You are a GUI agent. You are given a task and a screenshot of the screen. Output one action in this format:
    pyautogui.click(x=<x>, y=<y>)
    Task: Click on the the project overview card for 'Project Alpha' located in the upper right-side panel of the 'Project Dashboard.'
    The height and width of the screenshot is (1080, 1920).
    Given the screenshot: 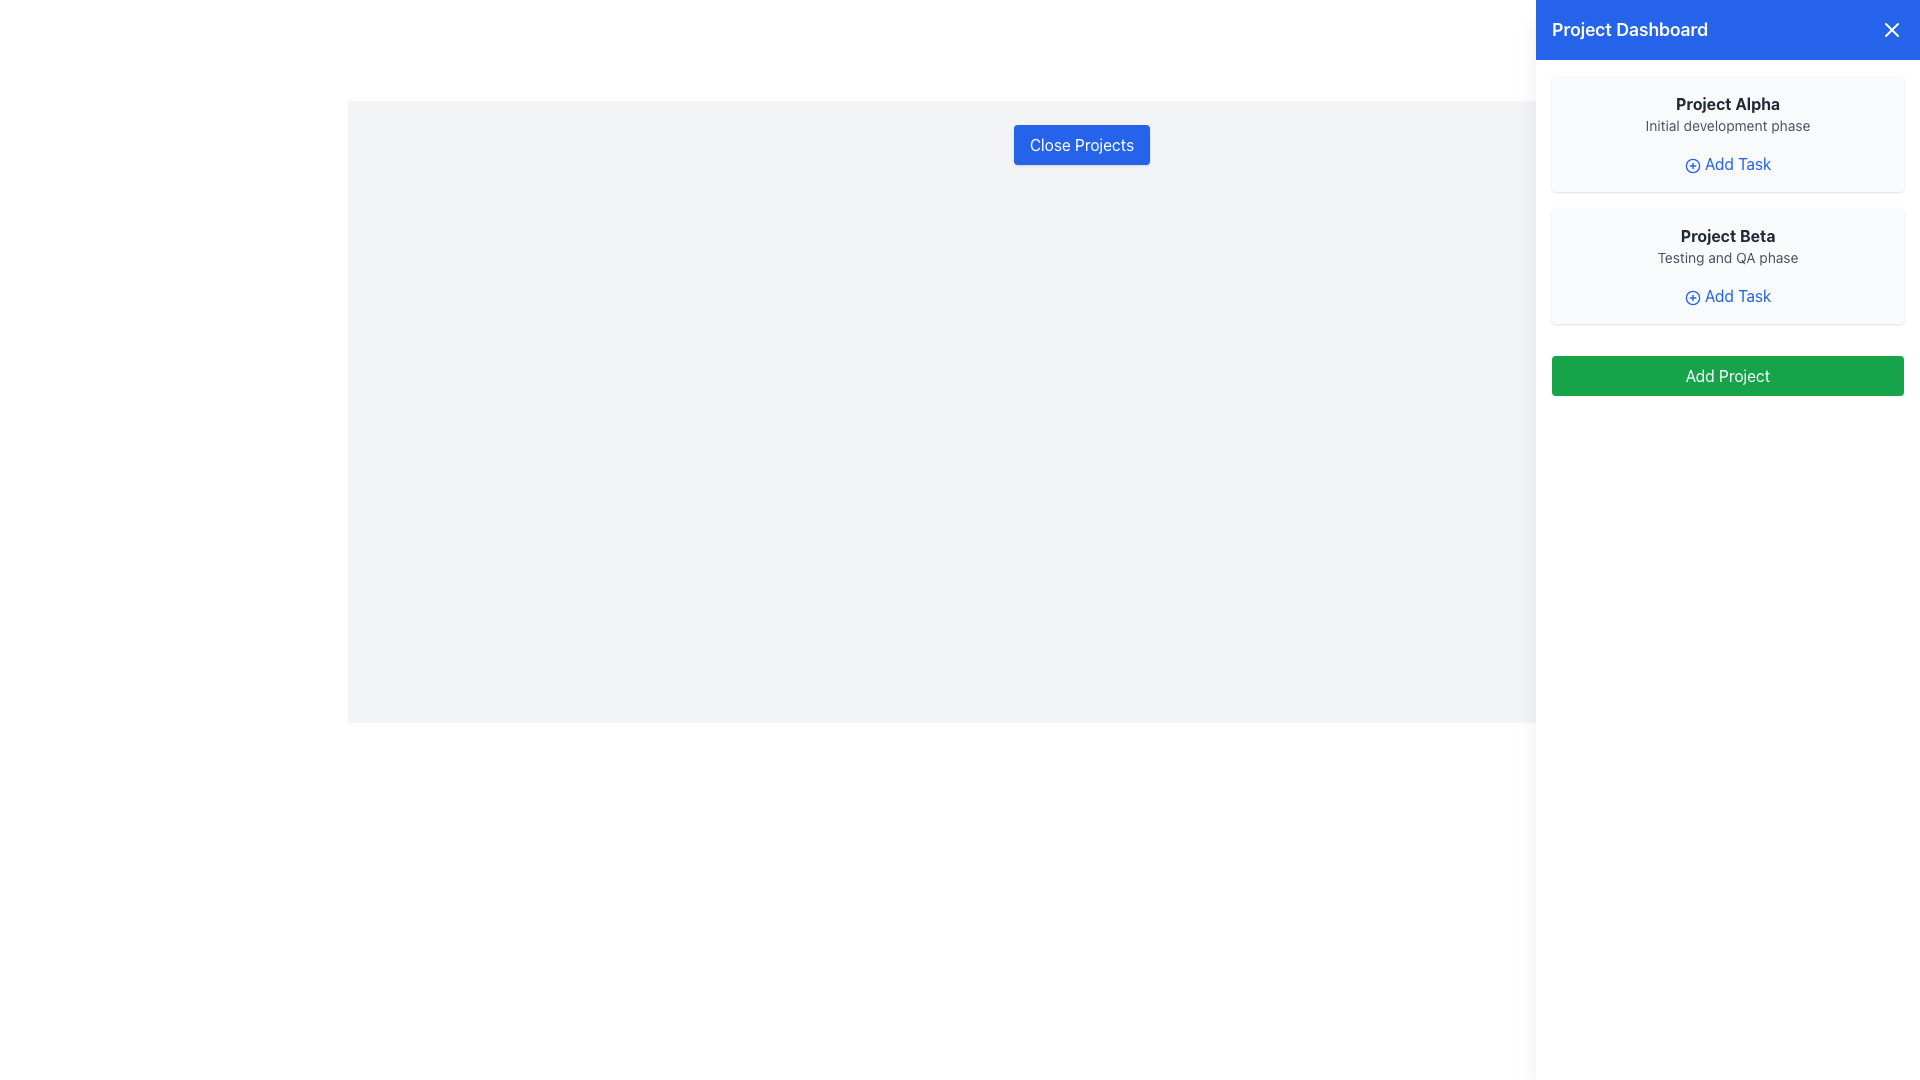 What is the action you would take?
    pyautogui.click(x=1727, y=134)
    